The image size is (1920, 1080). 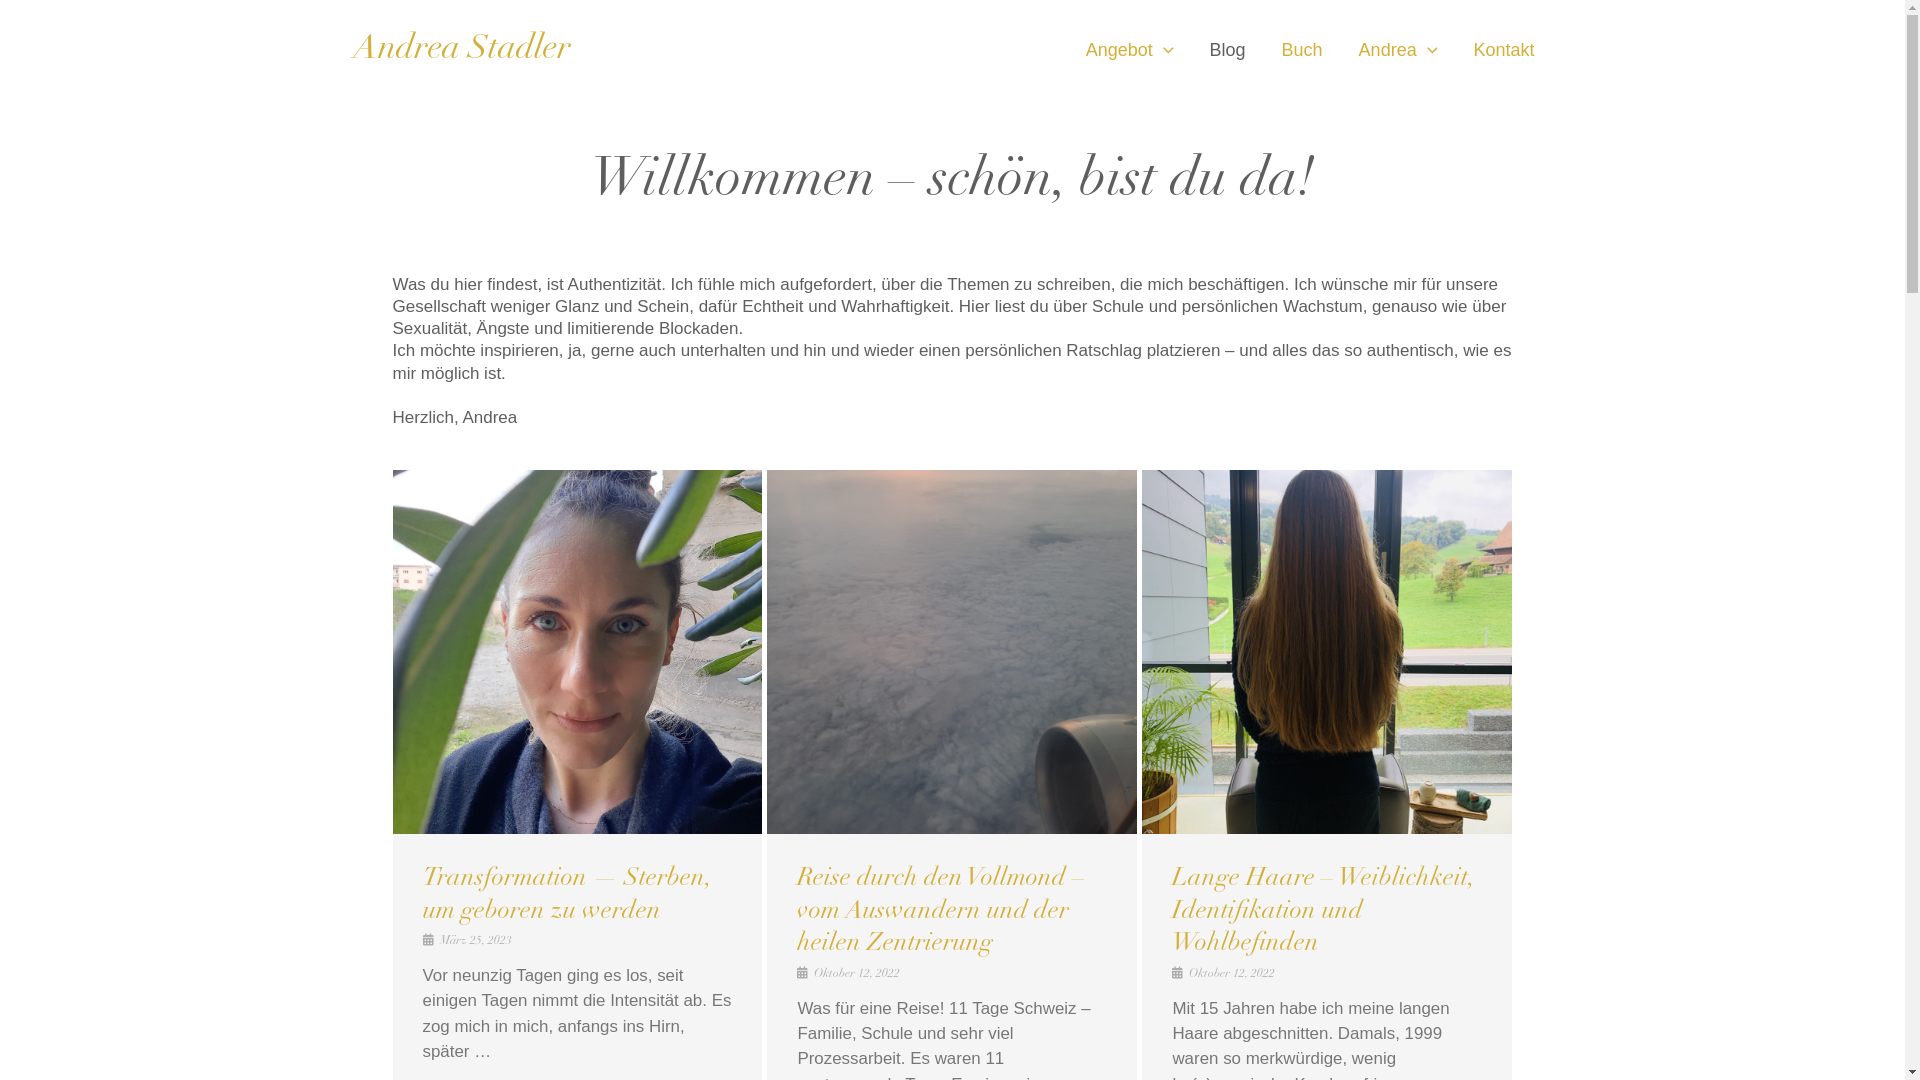 What do you see at coordinates (459, 49) in the screenshot?
I see `'Andrea Stadler'` at bounding box center [459, 49].